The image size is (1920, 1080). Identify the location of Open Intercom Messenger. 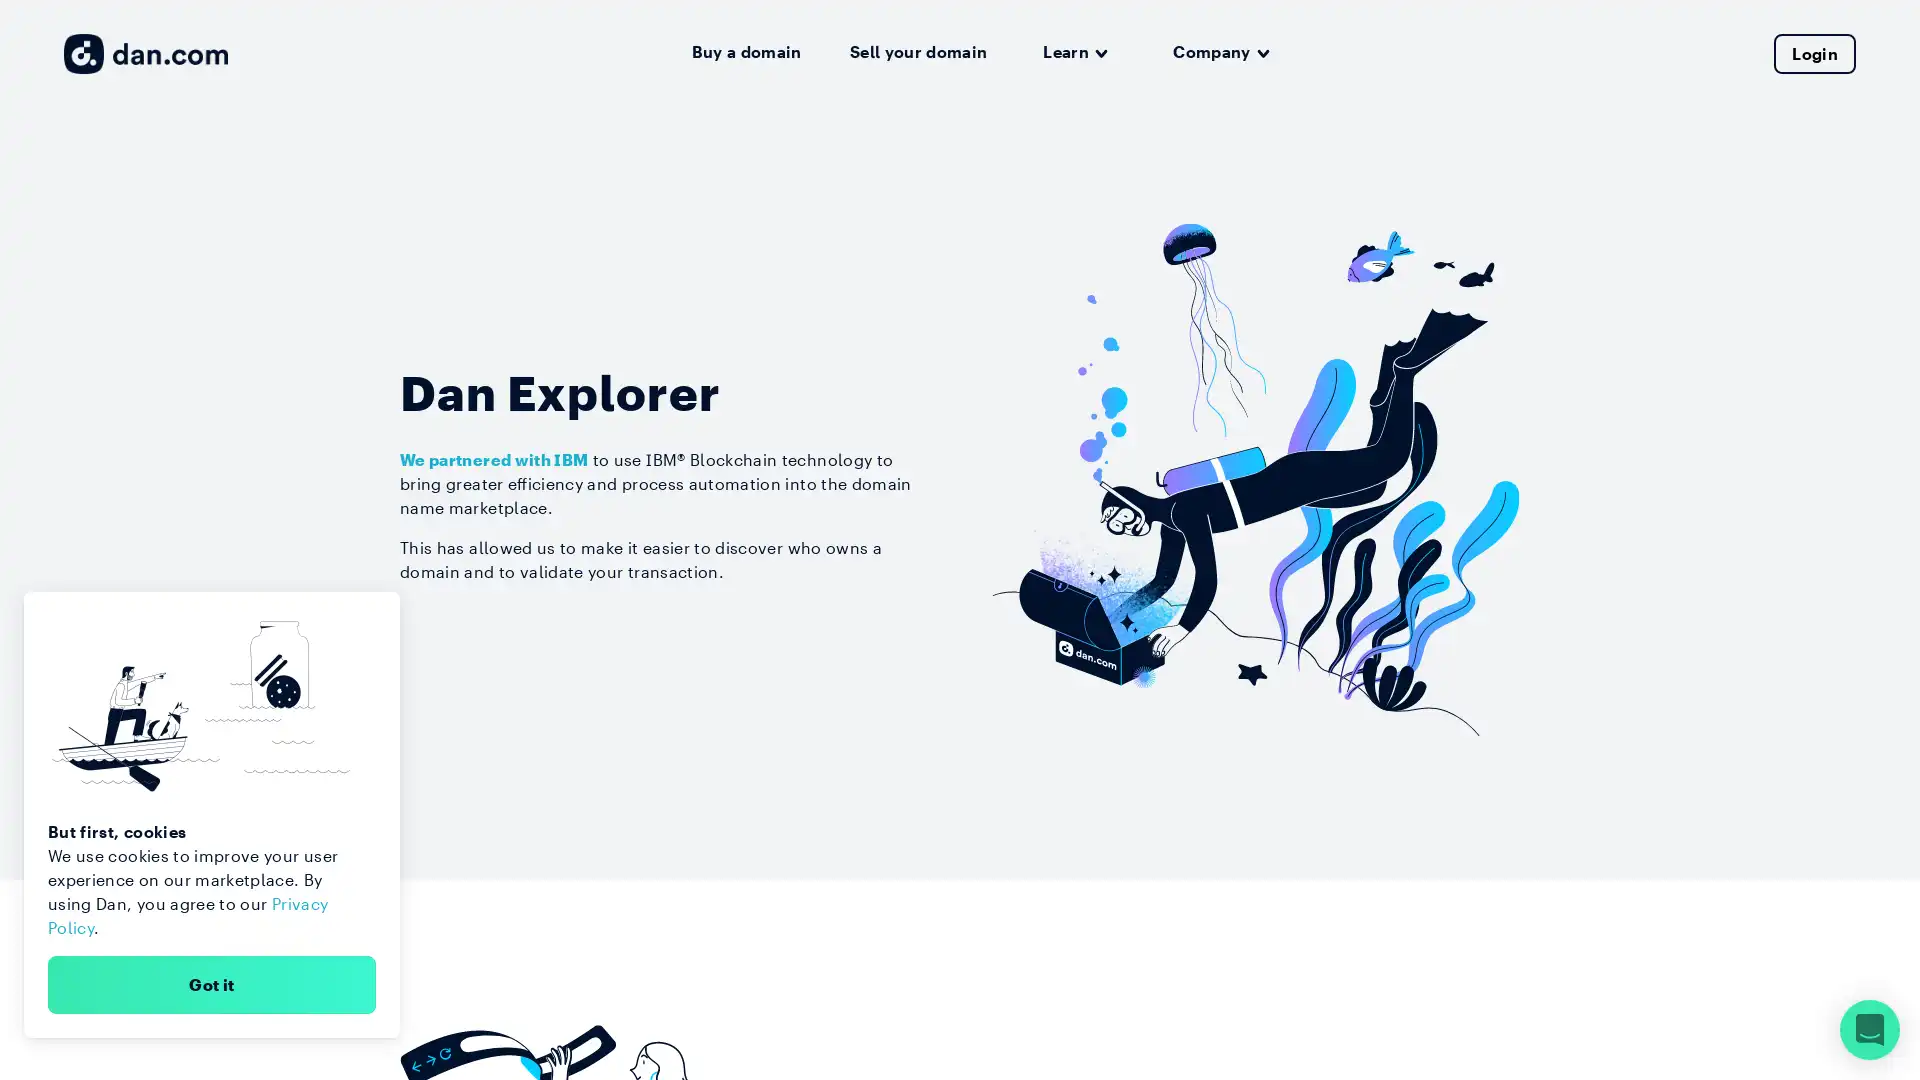
(1869, 1029).